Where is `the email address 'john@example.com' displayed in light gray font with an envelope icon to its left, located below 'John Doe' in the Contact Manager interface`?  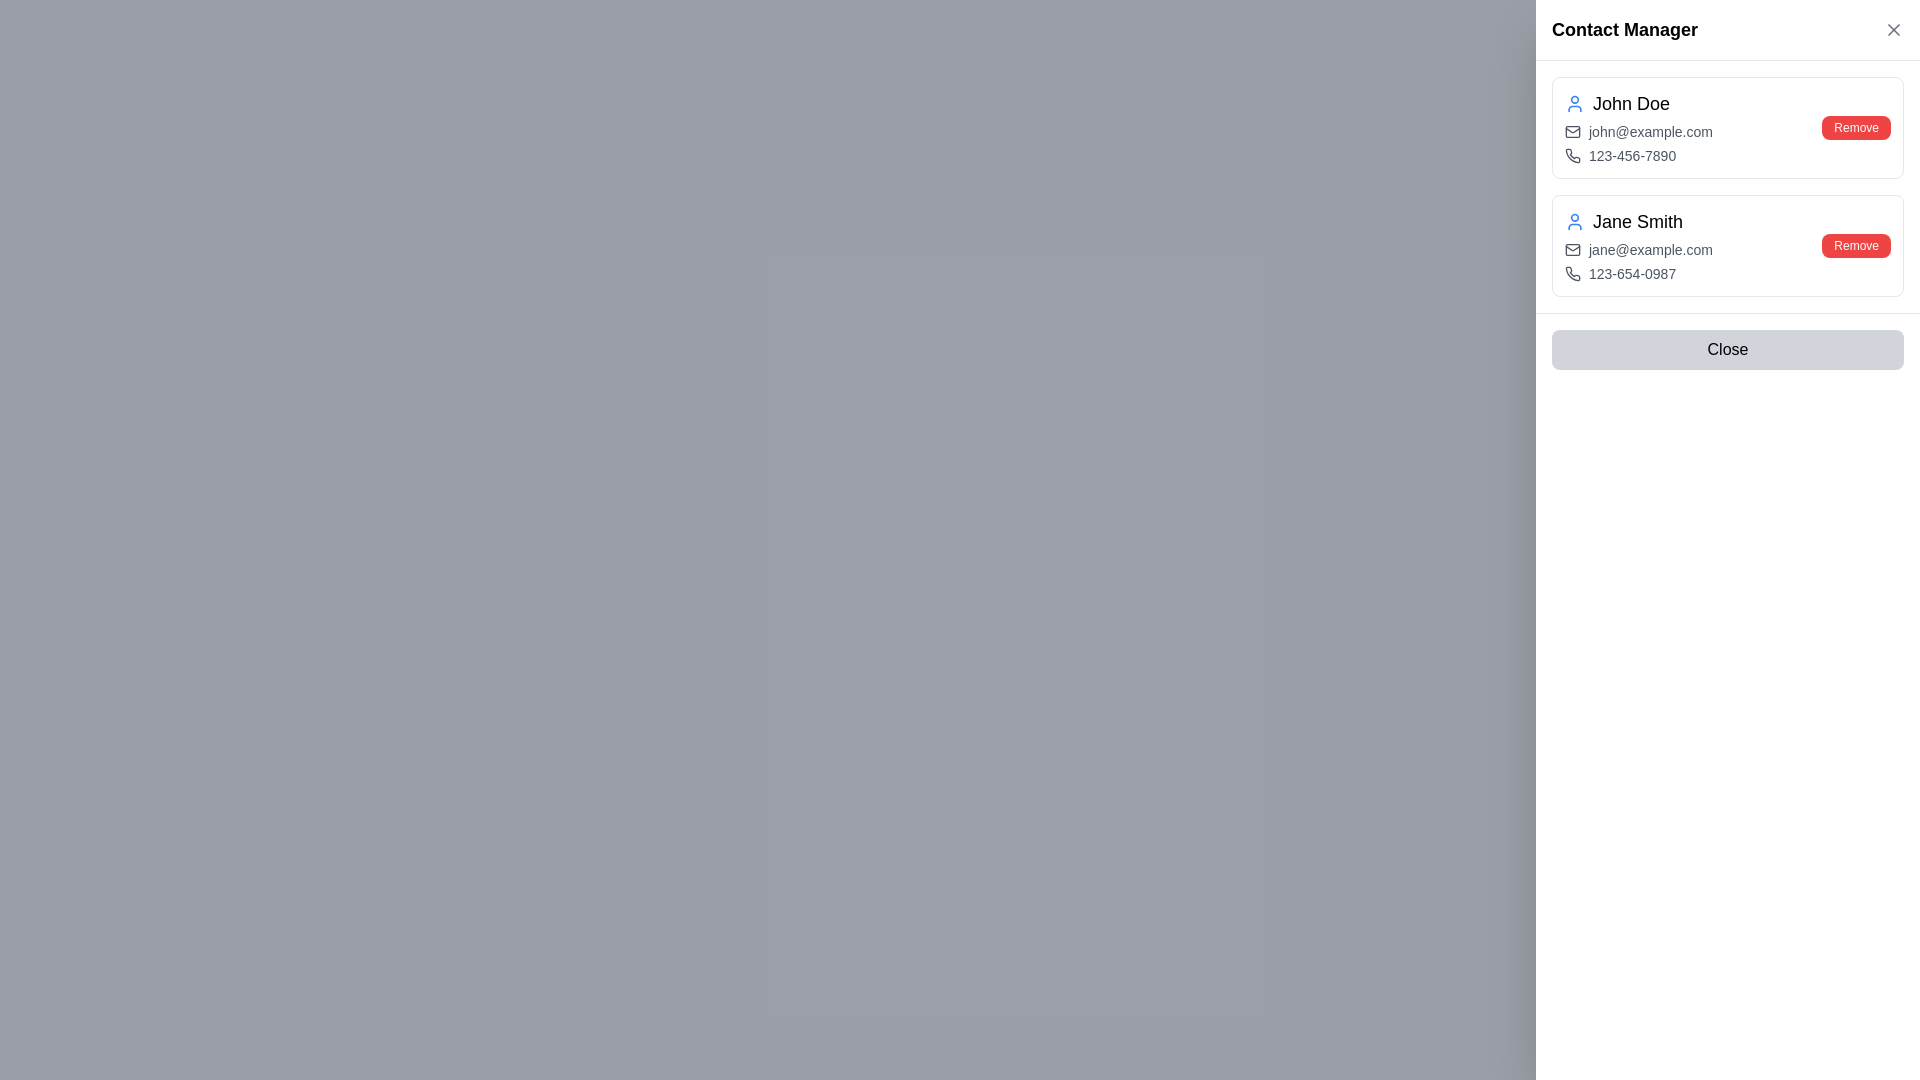
the email address 'john@example.com' displayed in light gray font with an envelope icon to its left, located below 'John Doe' in the Contact Manager interface is located at coordinates (1638, 131).